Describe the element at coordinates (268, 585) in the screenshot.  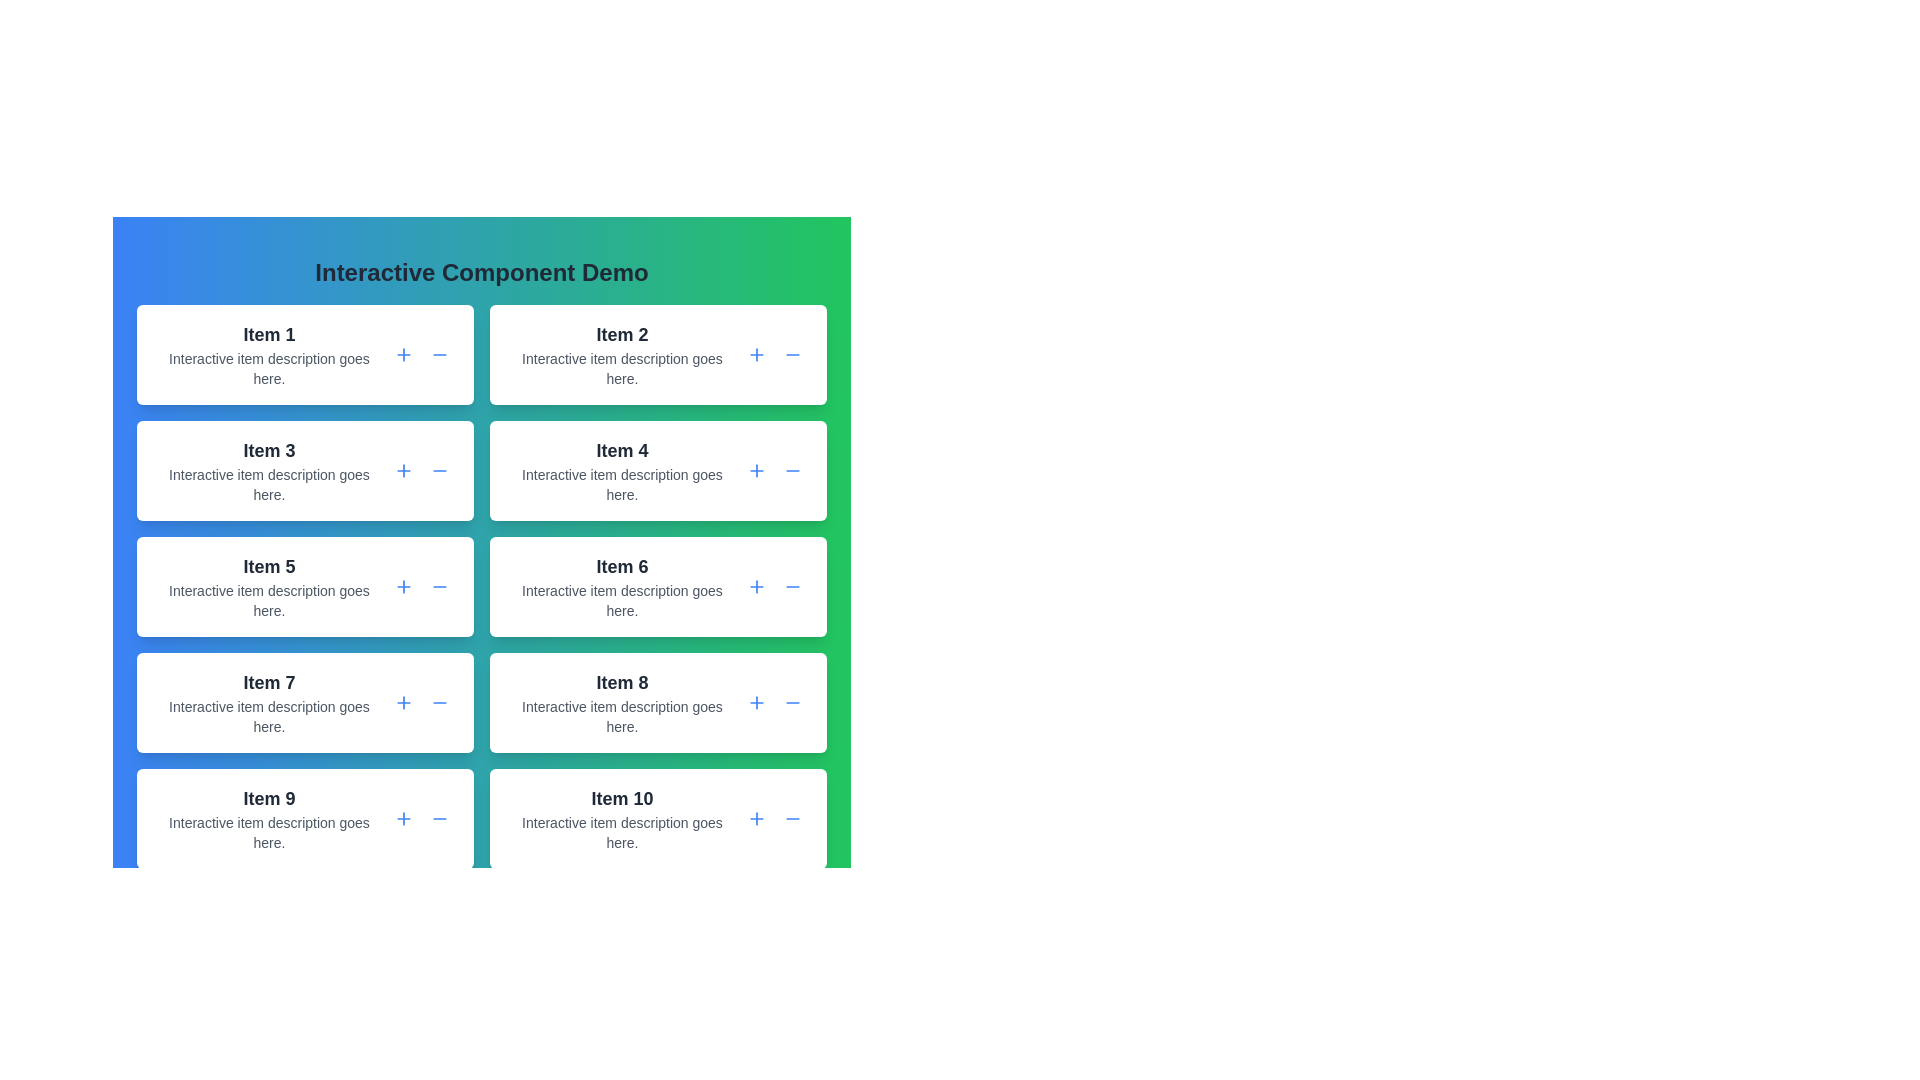
I see `the Textual display component that provides descriptive information about 'Item 5', located in the fifth row of a grid layout in the left column` at that location.